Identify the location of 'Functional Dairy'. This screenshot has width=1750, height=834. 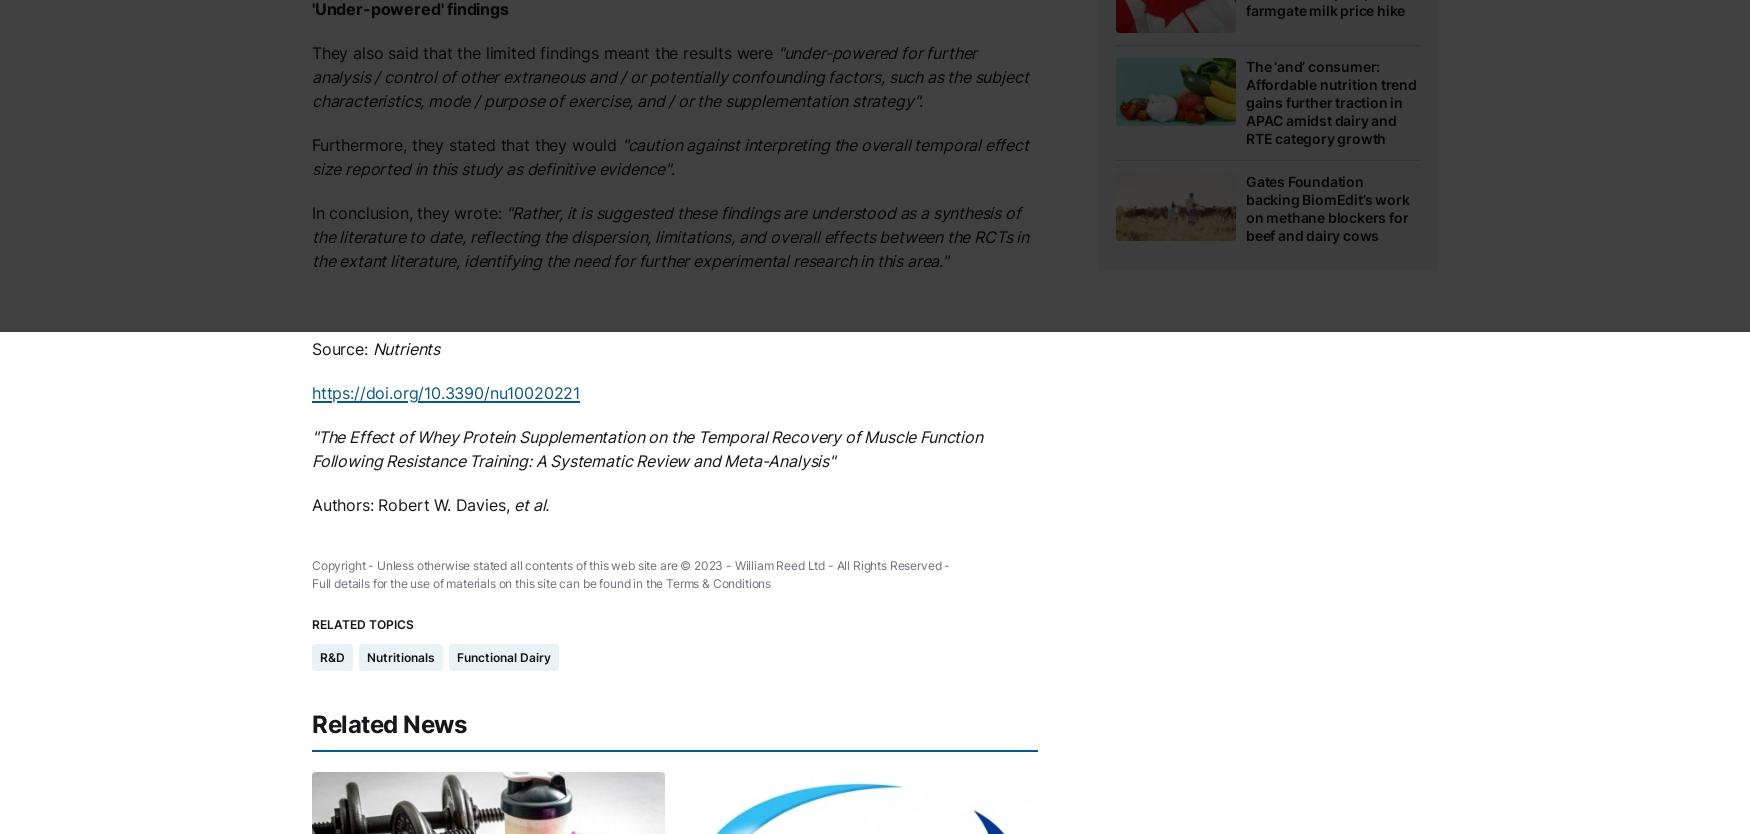
(502, 656).